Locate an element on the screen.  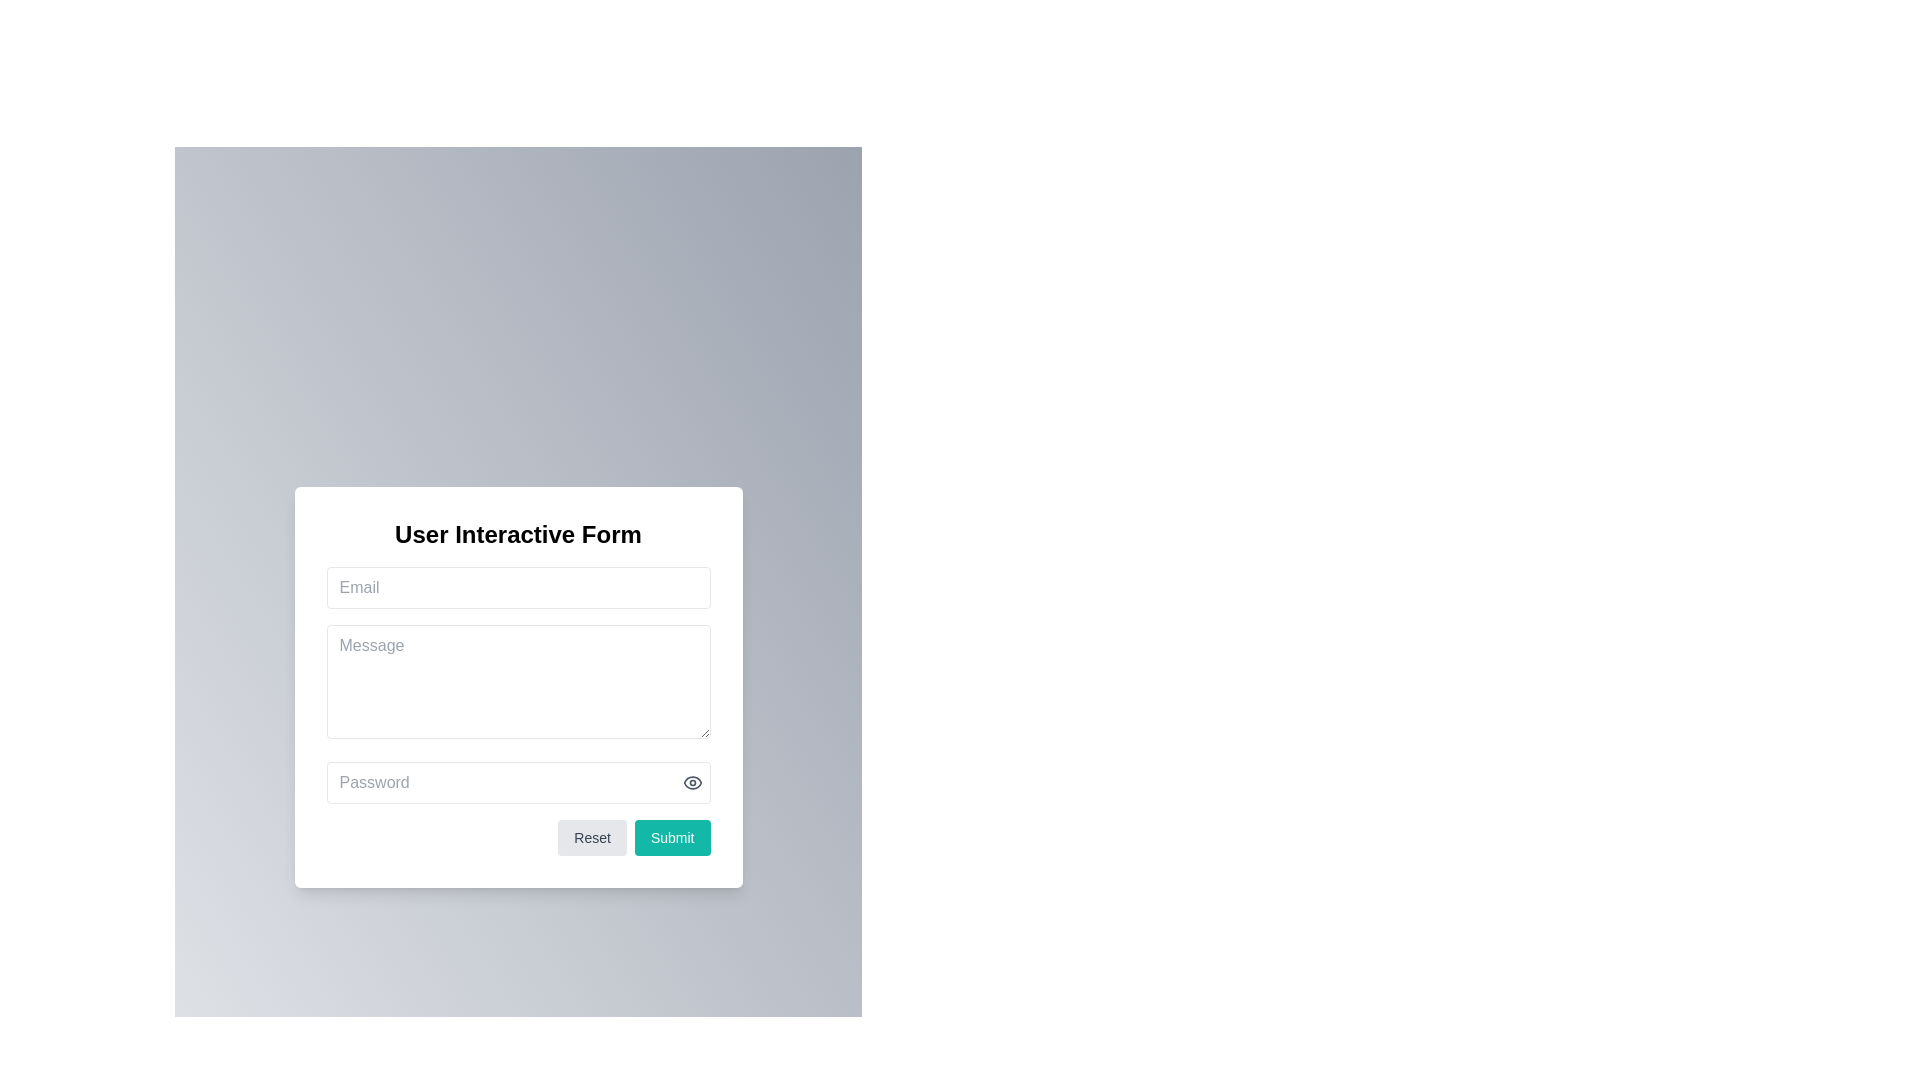
the Submit button located in the bottom-right corner of the form interface is located at coordinates (672, 837).